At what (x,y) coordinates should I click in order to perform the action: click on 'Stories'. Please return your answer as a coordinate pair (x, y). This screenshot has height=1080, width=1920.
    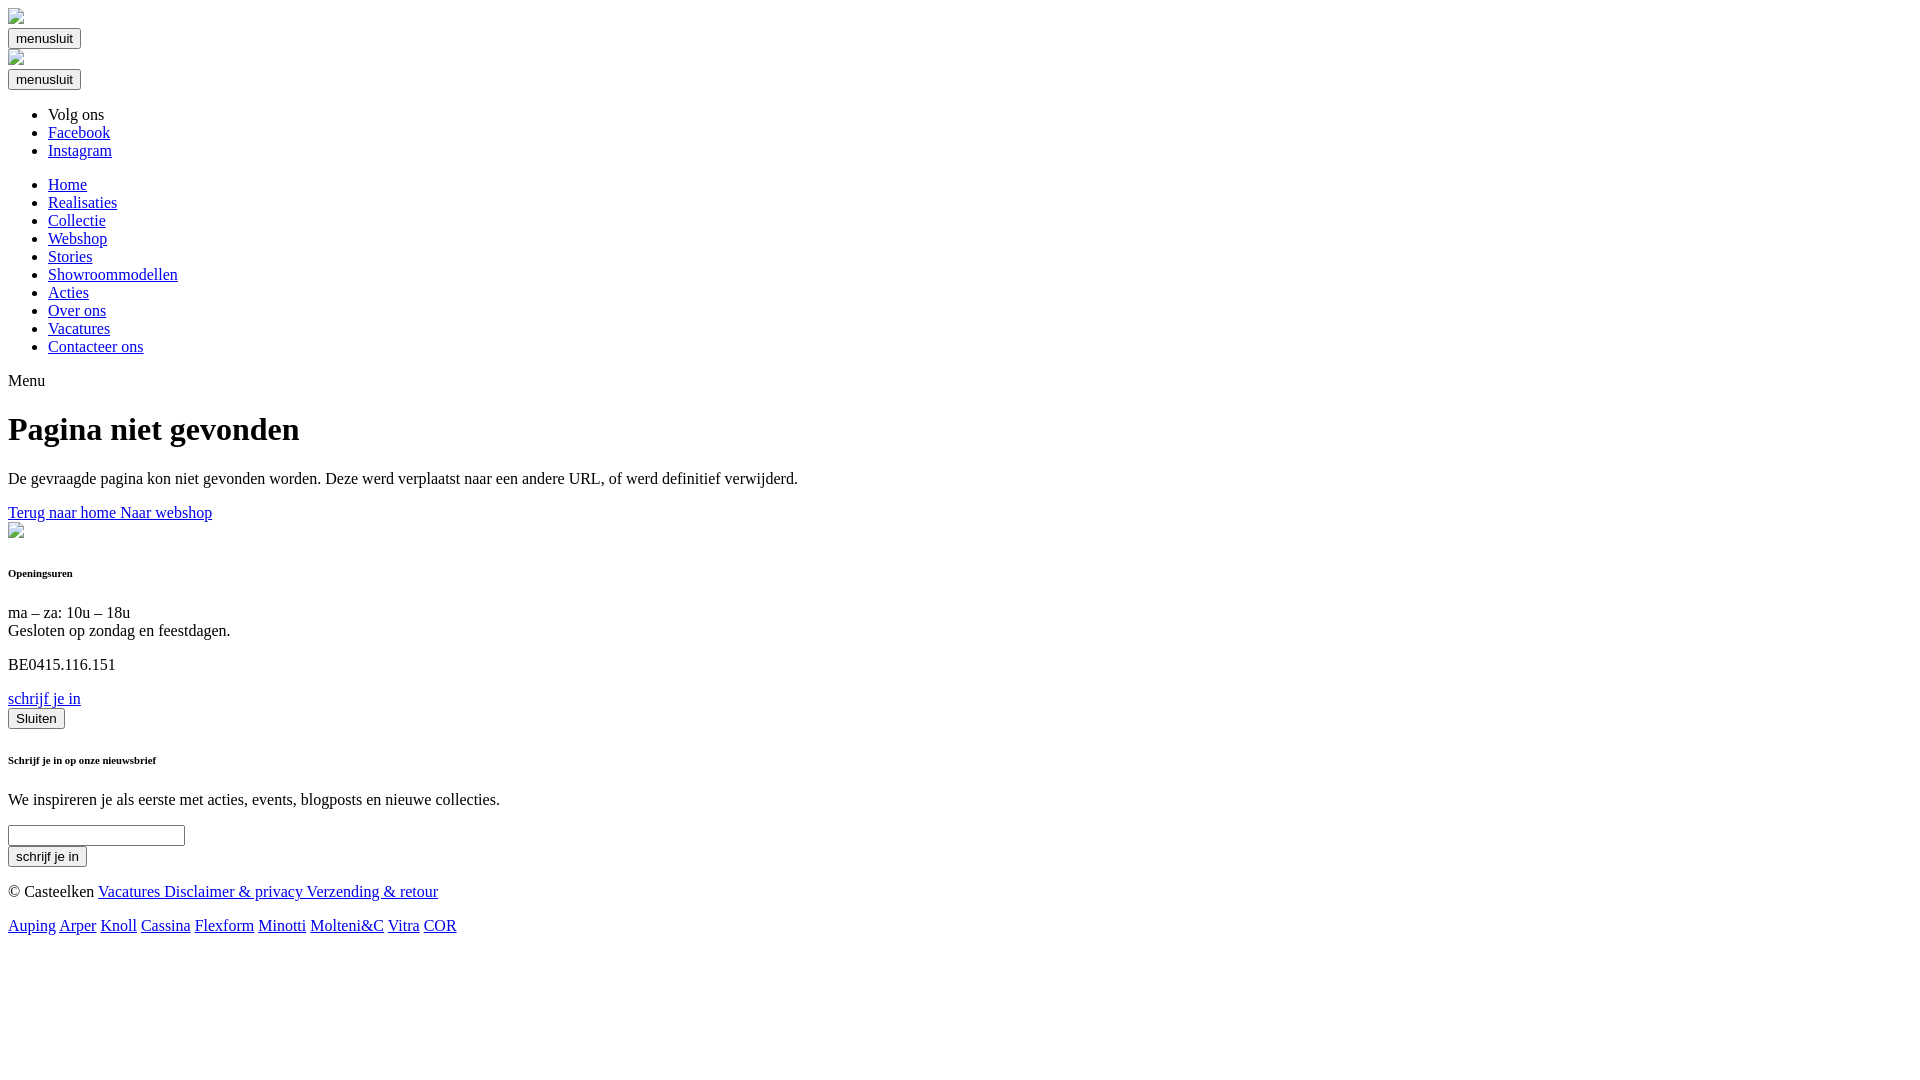
    Looking at the image, I should click on (70, 255).